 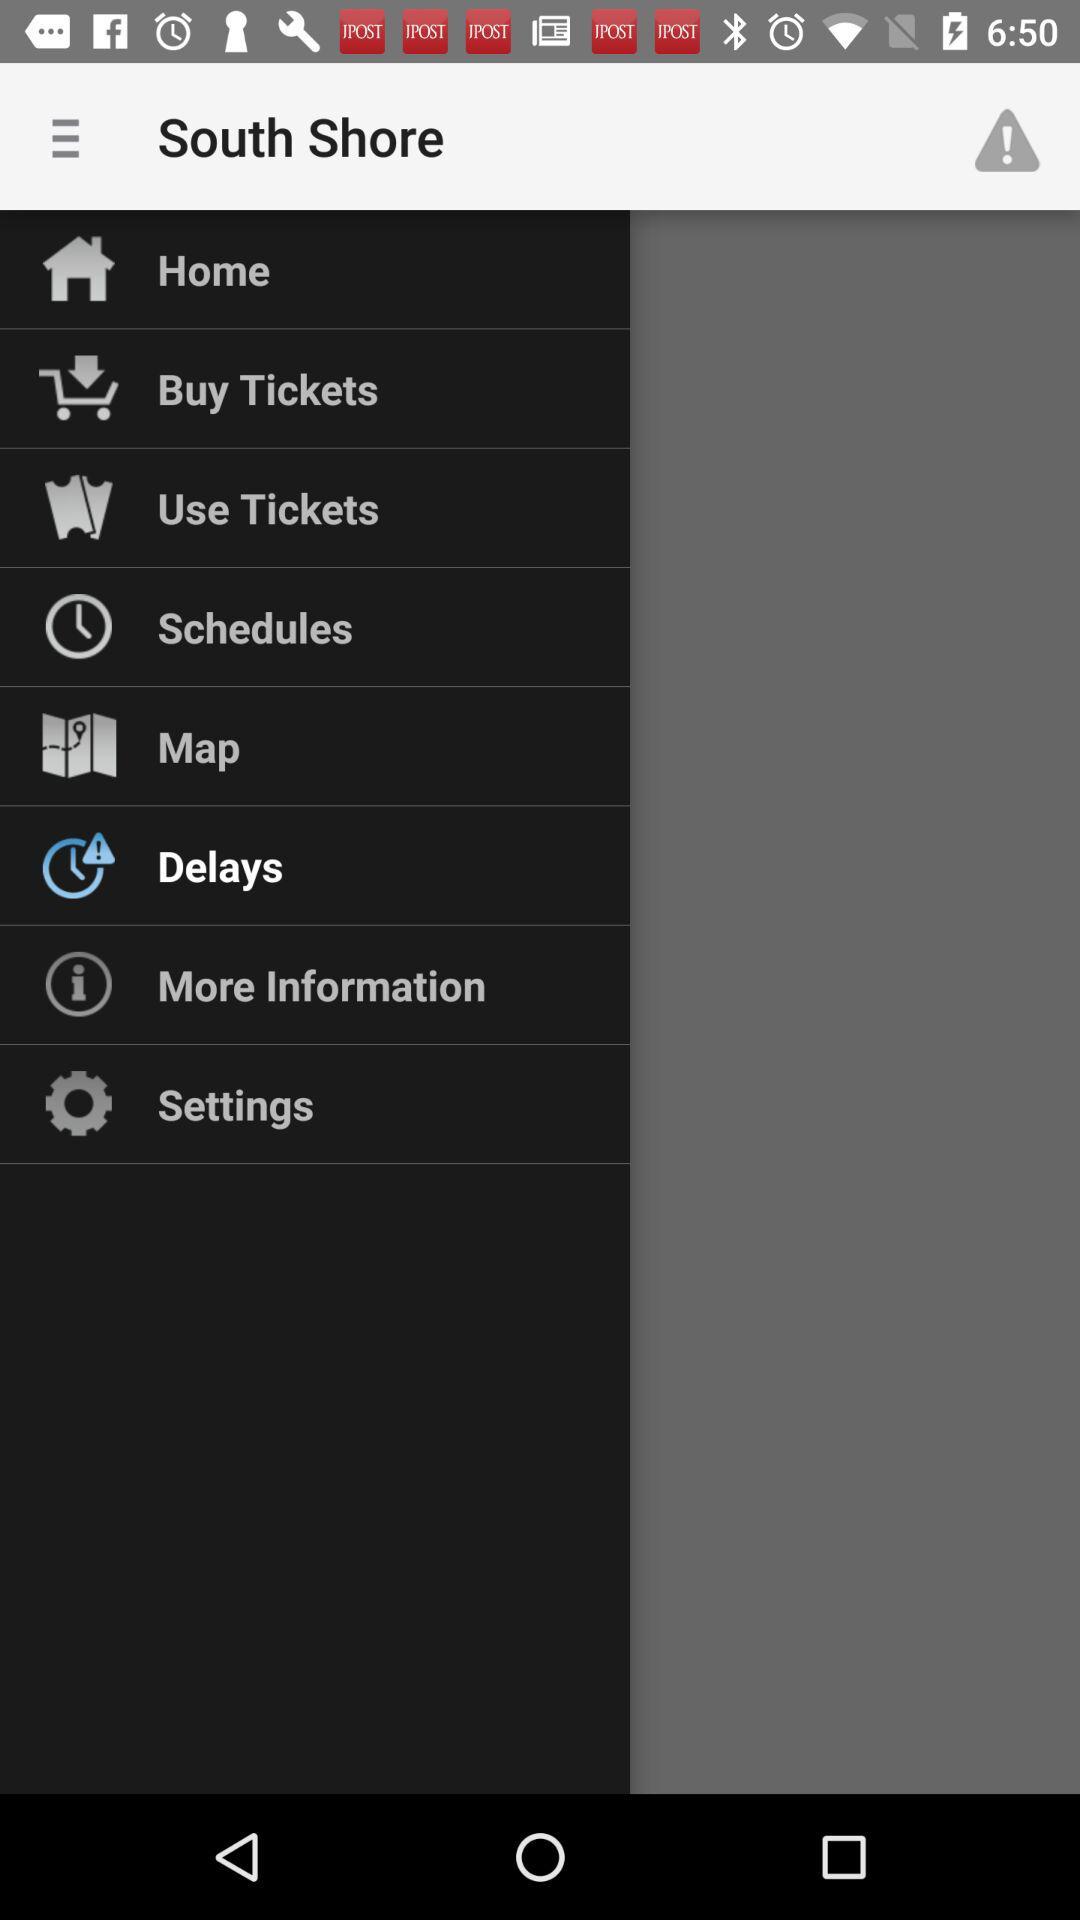 I want to click on the more information icon, so click(x=320, y=984).